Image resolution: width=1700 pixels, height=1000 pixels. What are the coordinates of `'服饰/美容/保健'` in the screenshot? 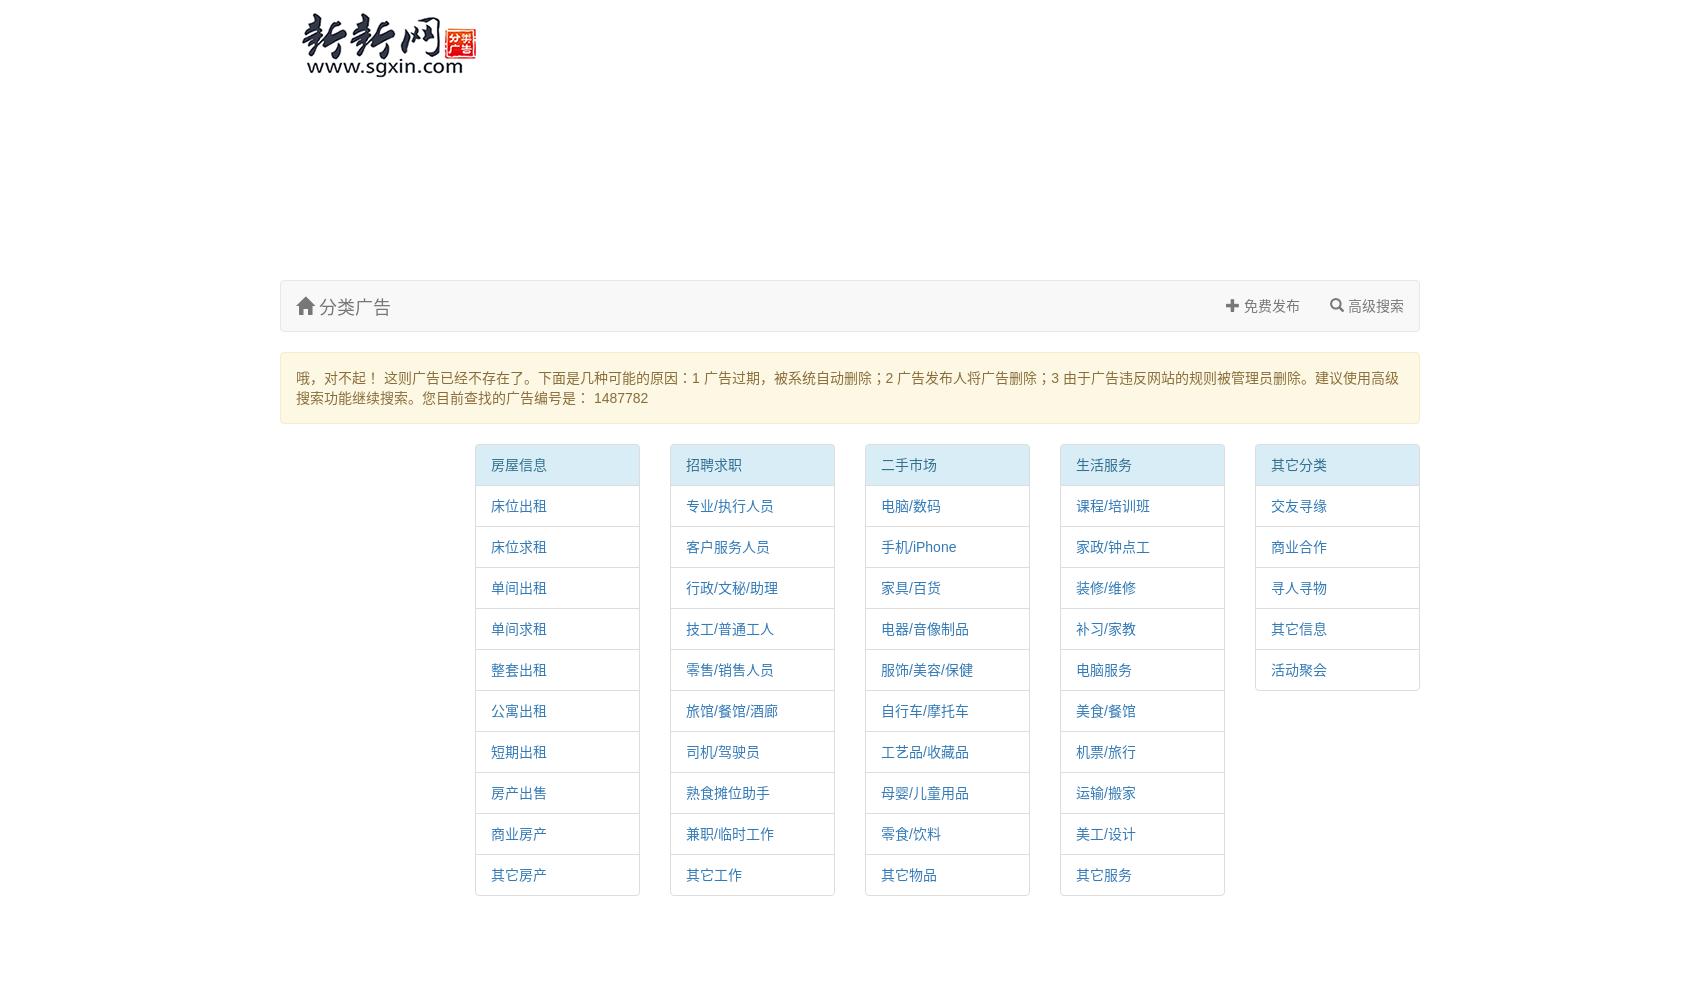 It's located at (926, 670).